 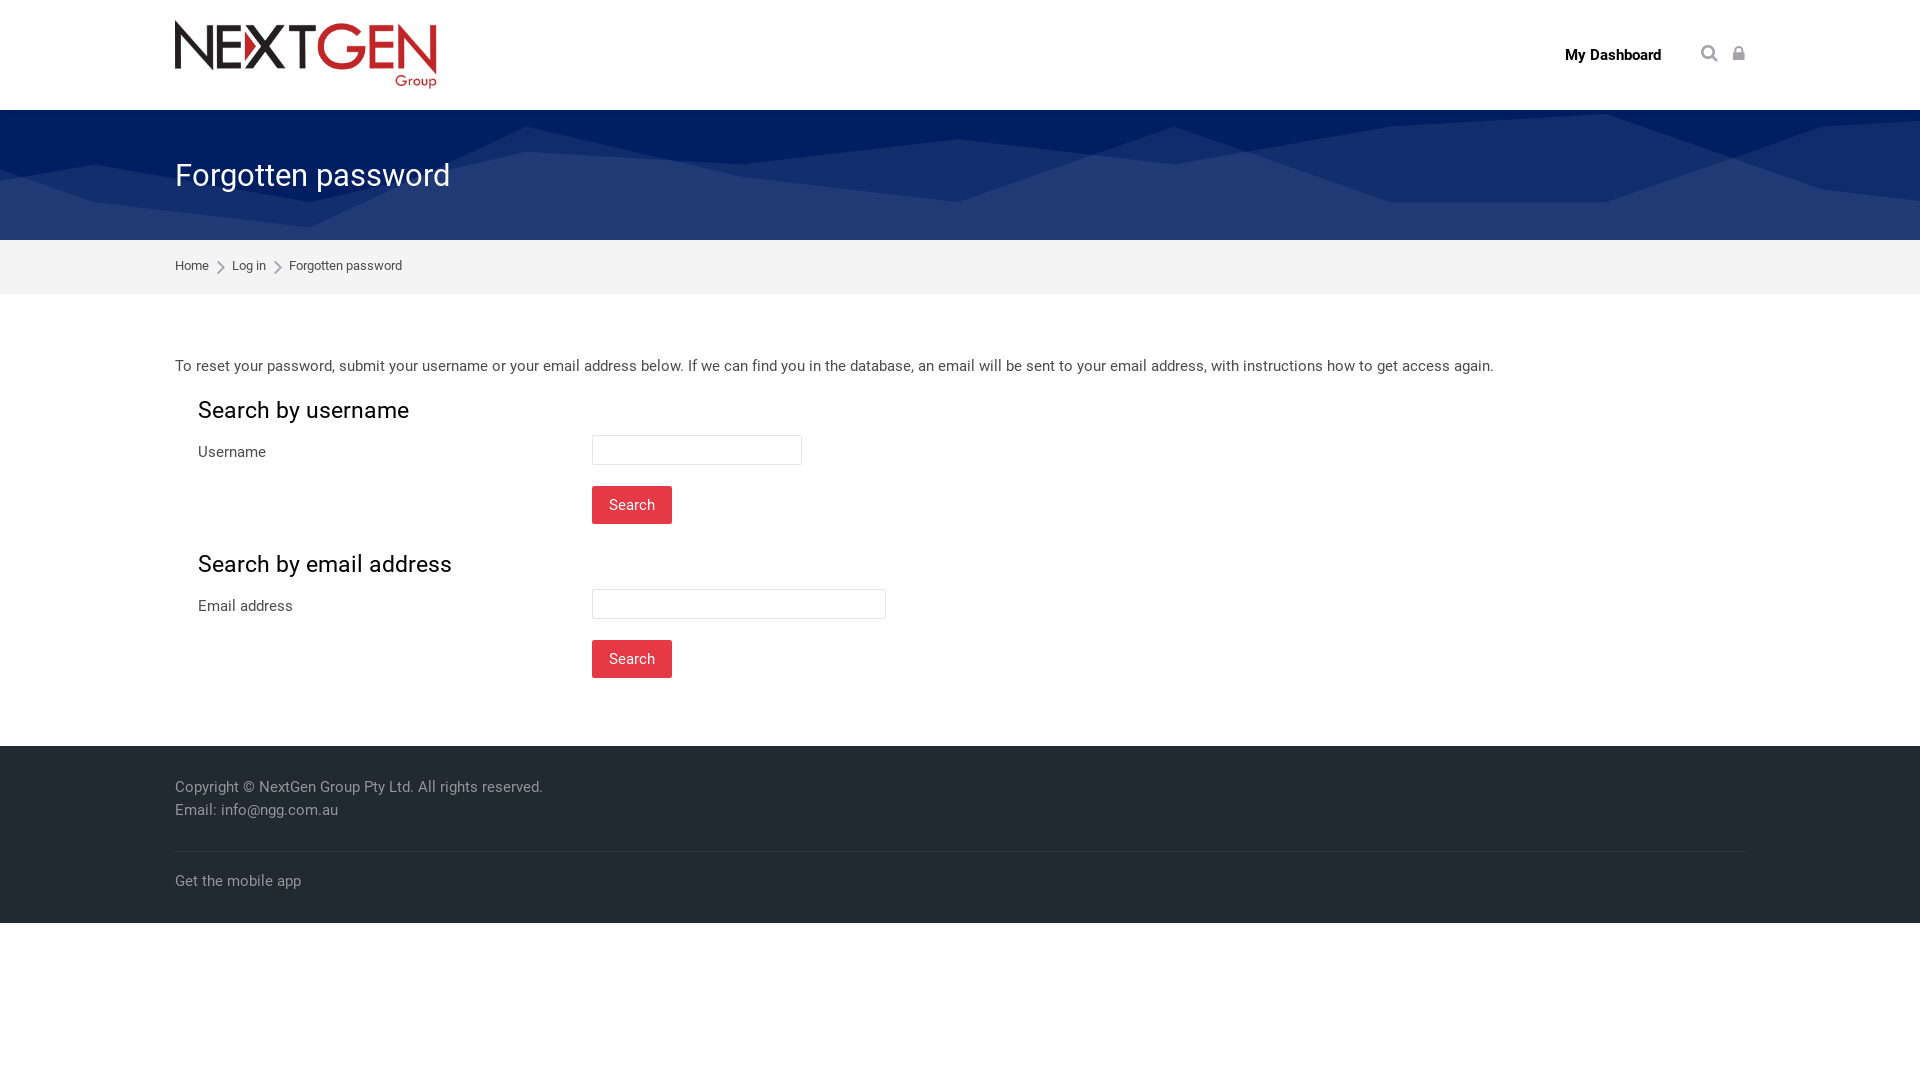 What do you see at coordinates (631, 659) in the screenshot?
I see `'Search'` at bounding box center [631, 659].